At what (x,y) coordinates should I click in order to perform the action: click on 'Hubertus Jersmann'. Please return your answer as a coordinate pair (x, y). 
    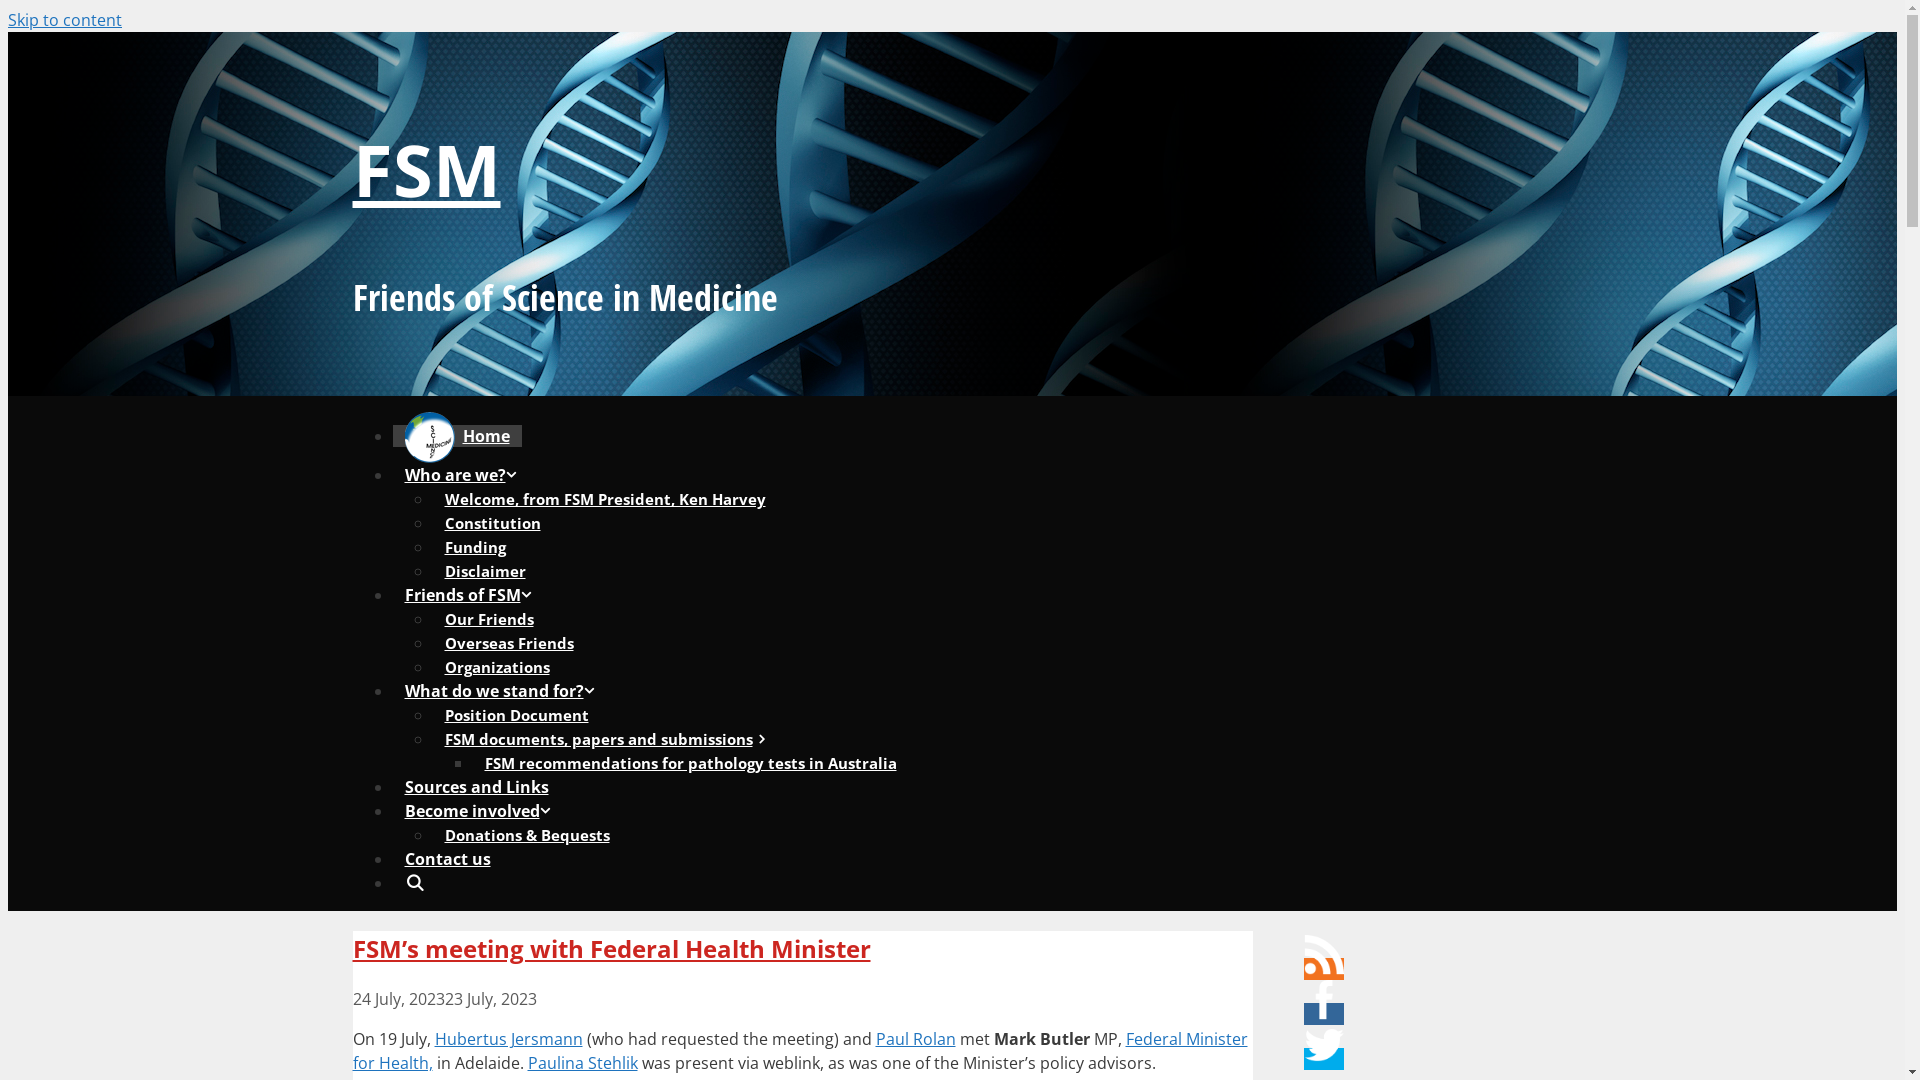
    Looking at the image, I should click on (508, 1037).